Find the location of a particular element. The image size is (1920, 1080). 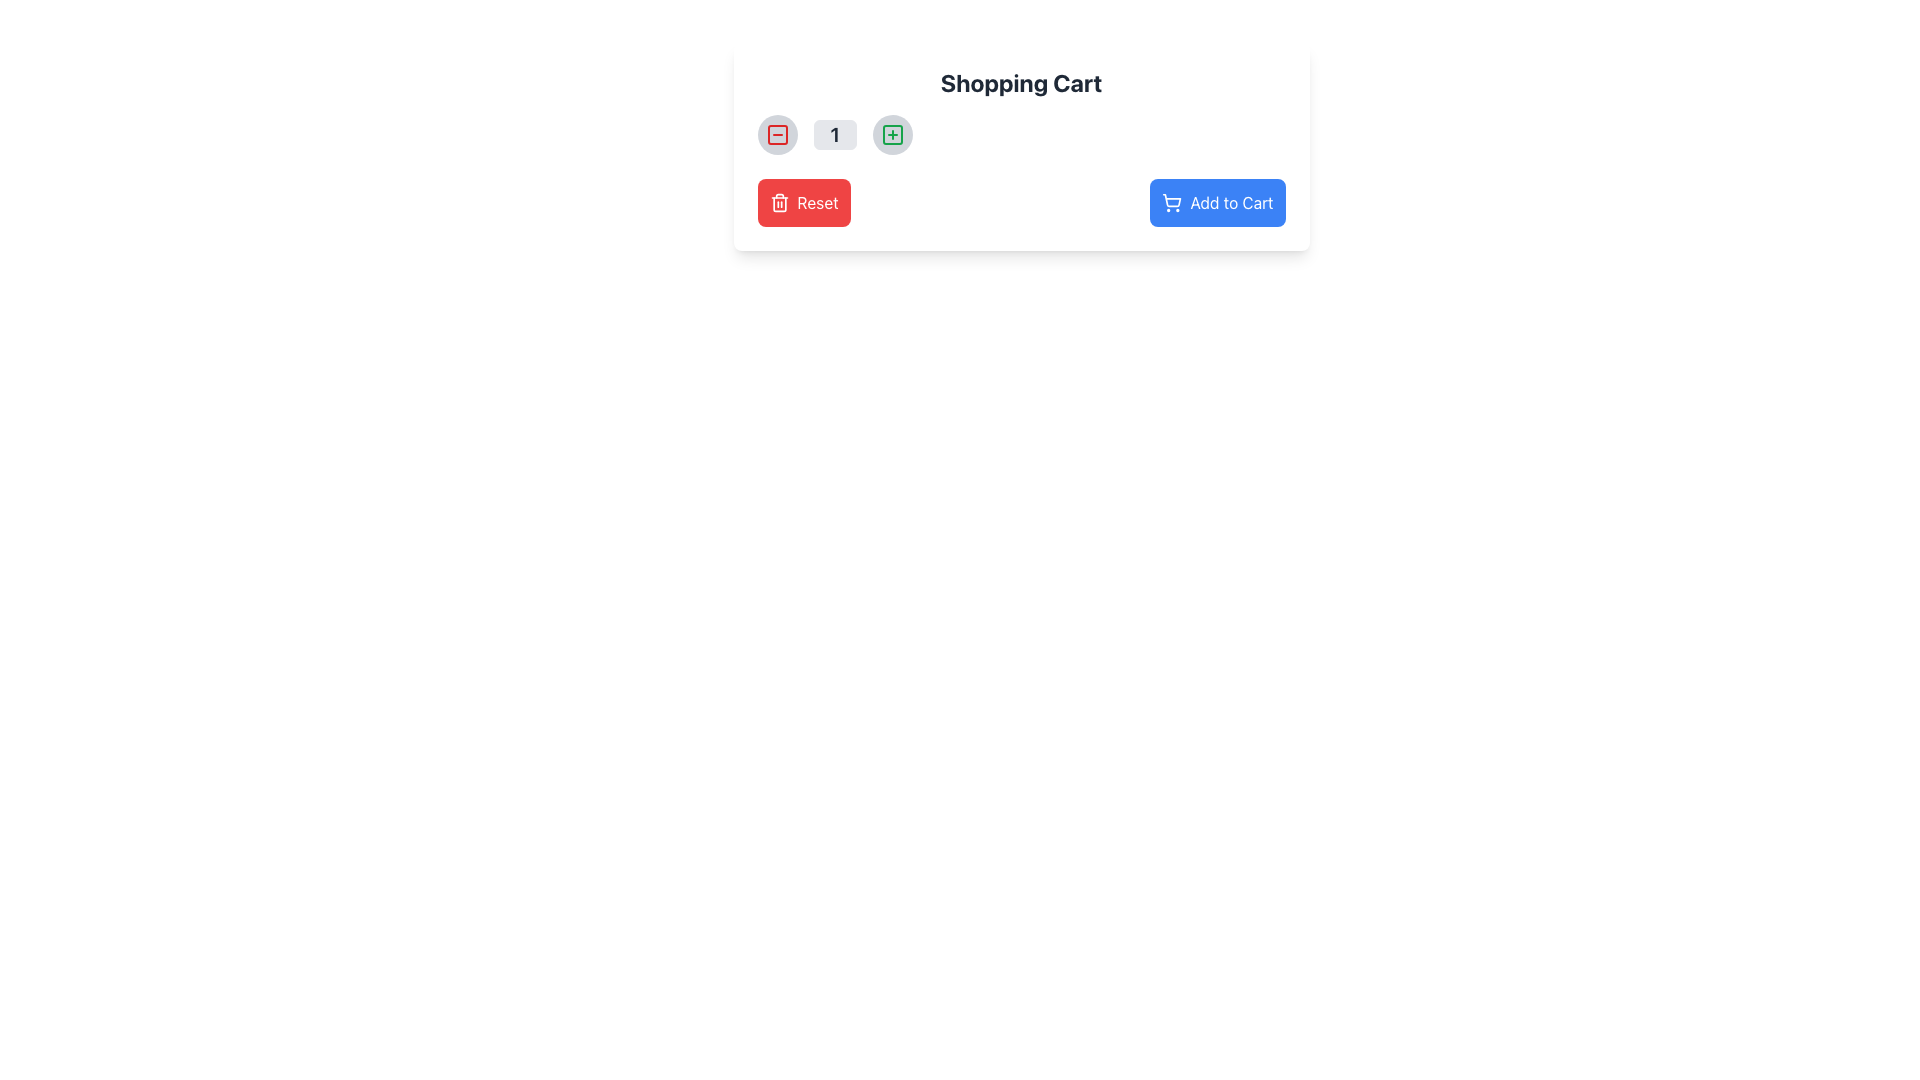

the 'Add to Cart' text label located inside the button on the lower right corner of the interface, next to the shopping cart icon is located at coordinates (1231, 203).